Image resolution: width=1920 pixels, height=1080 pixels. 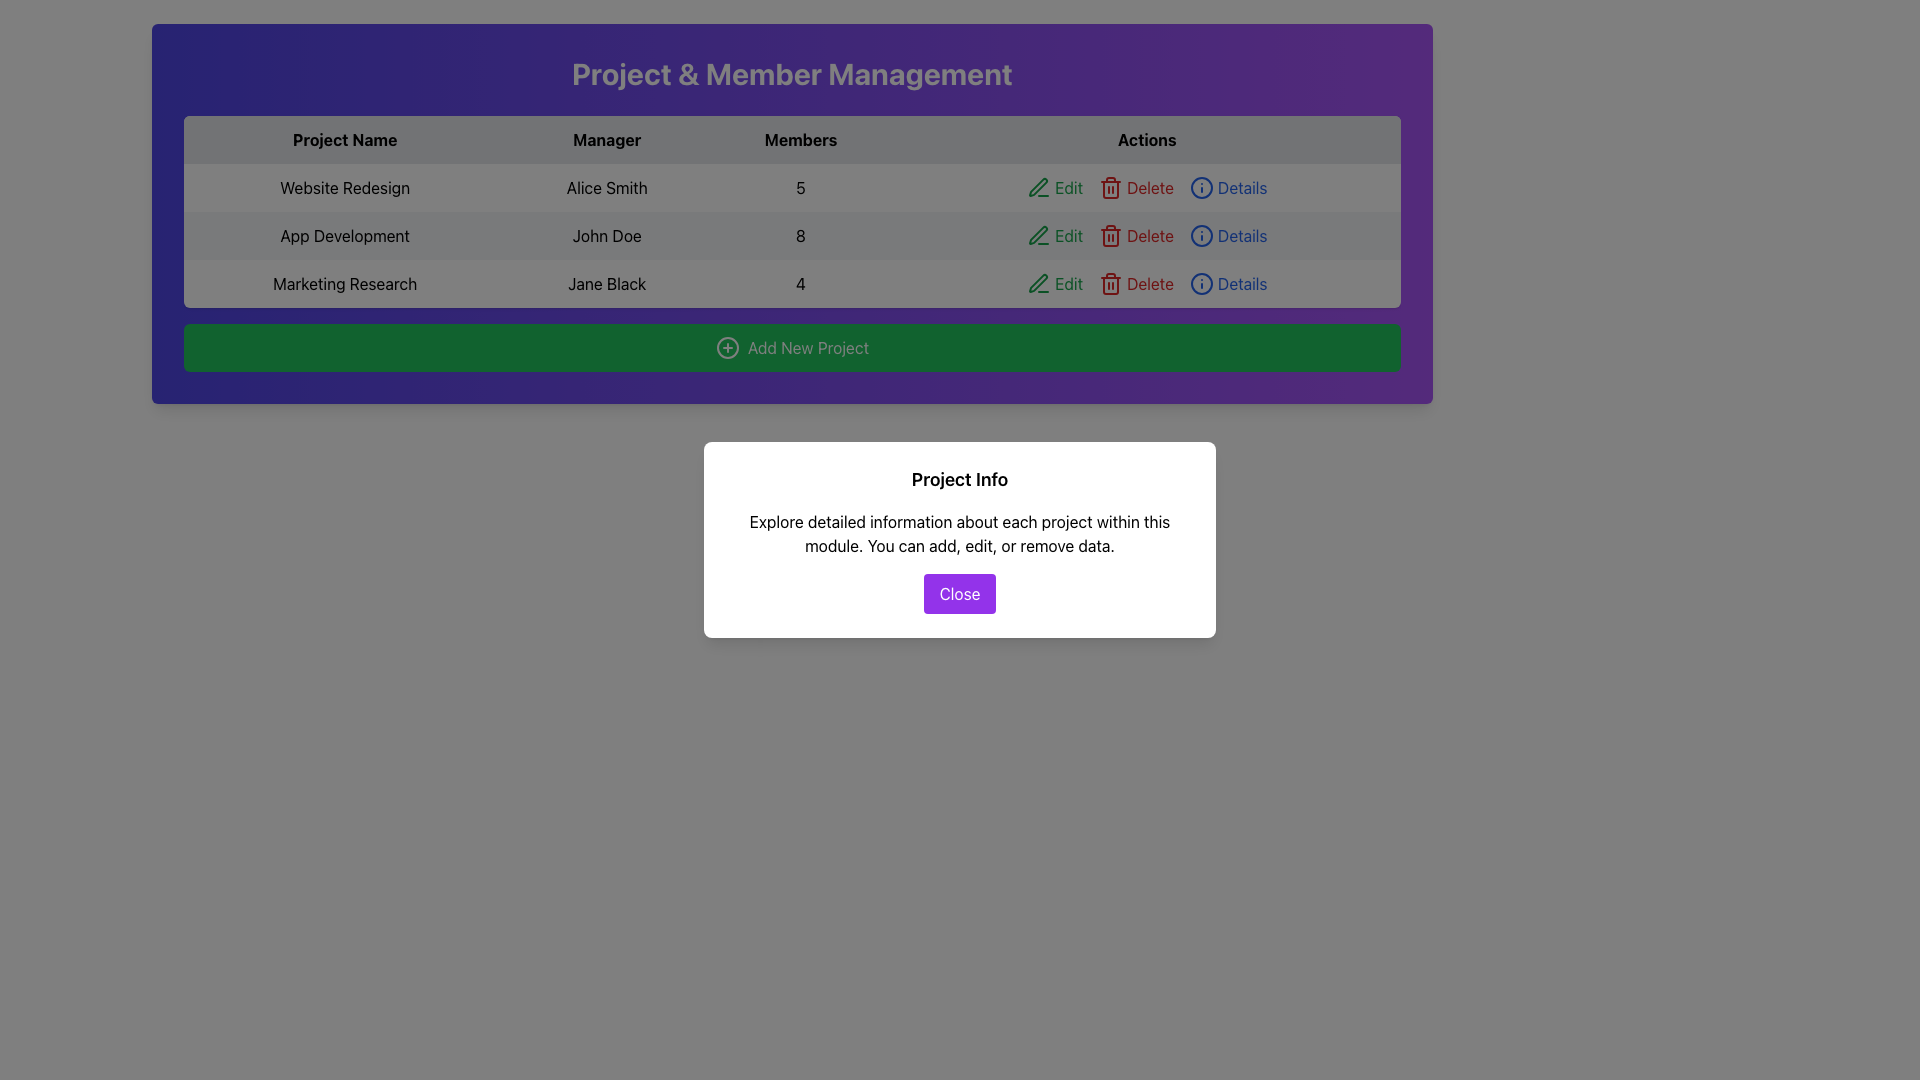 What do you see at coordinates (1147, 138) in the screenshot?
I see `the static text label displaying 'Actions', which is the last column header in the row of headers, positioned to the right of 'Members'` at bounding box center [1147, 138].